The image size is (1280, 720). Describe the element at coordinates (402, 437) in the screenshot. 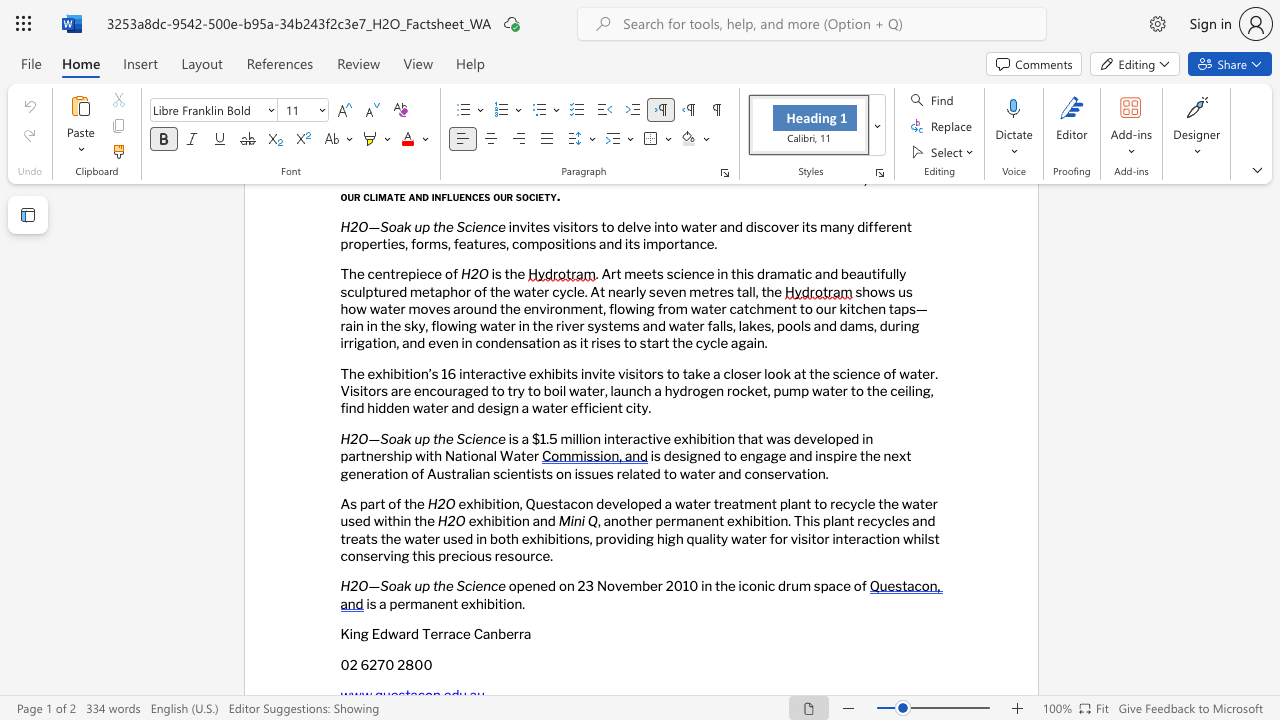

I see `the subset text "k up" within the text "H2O—Soak up the Science"` at that location.